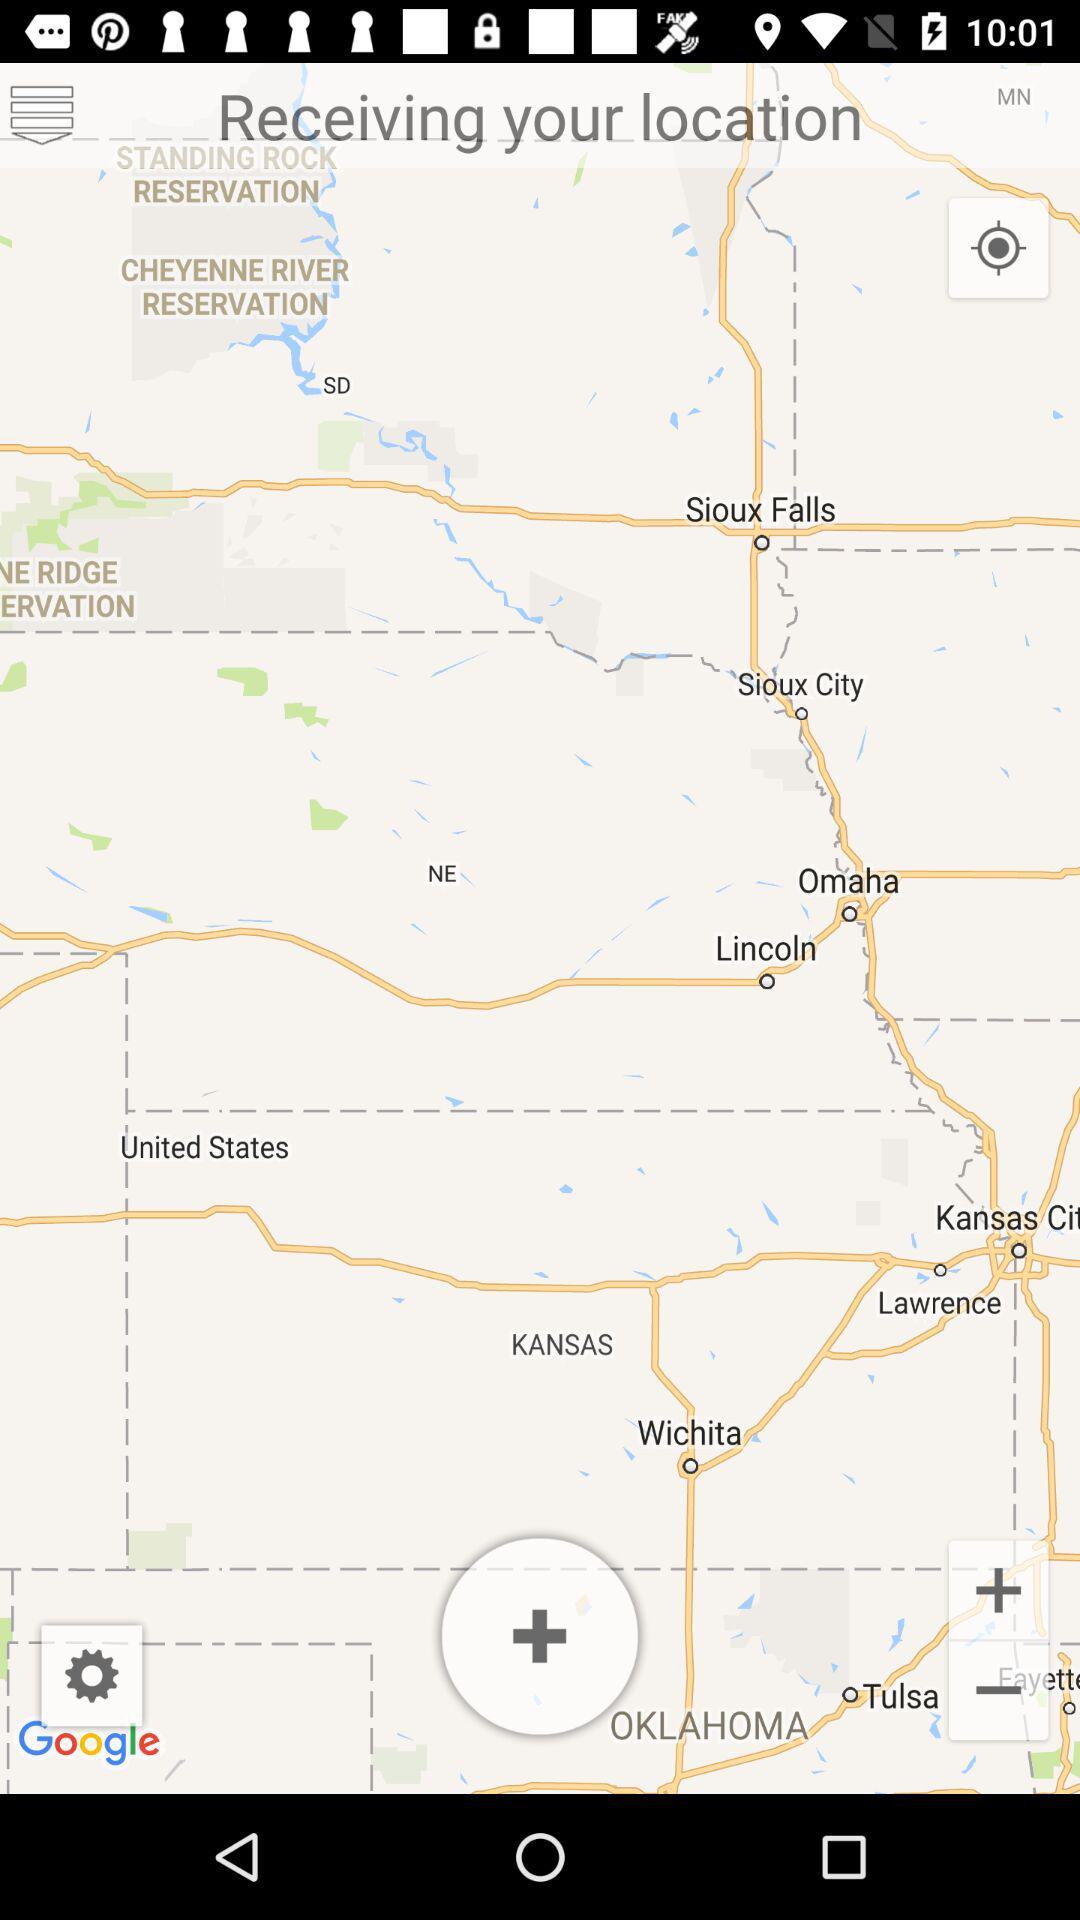 The image size is (1080, 1920). Describe the element at coordinates (998, 248) in the screenshot. I see `the location_crosshair icon` at that location.